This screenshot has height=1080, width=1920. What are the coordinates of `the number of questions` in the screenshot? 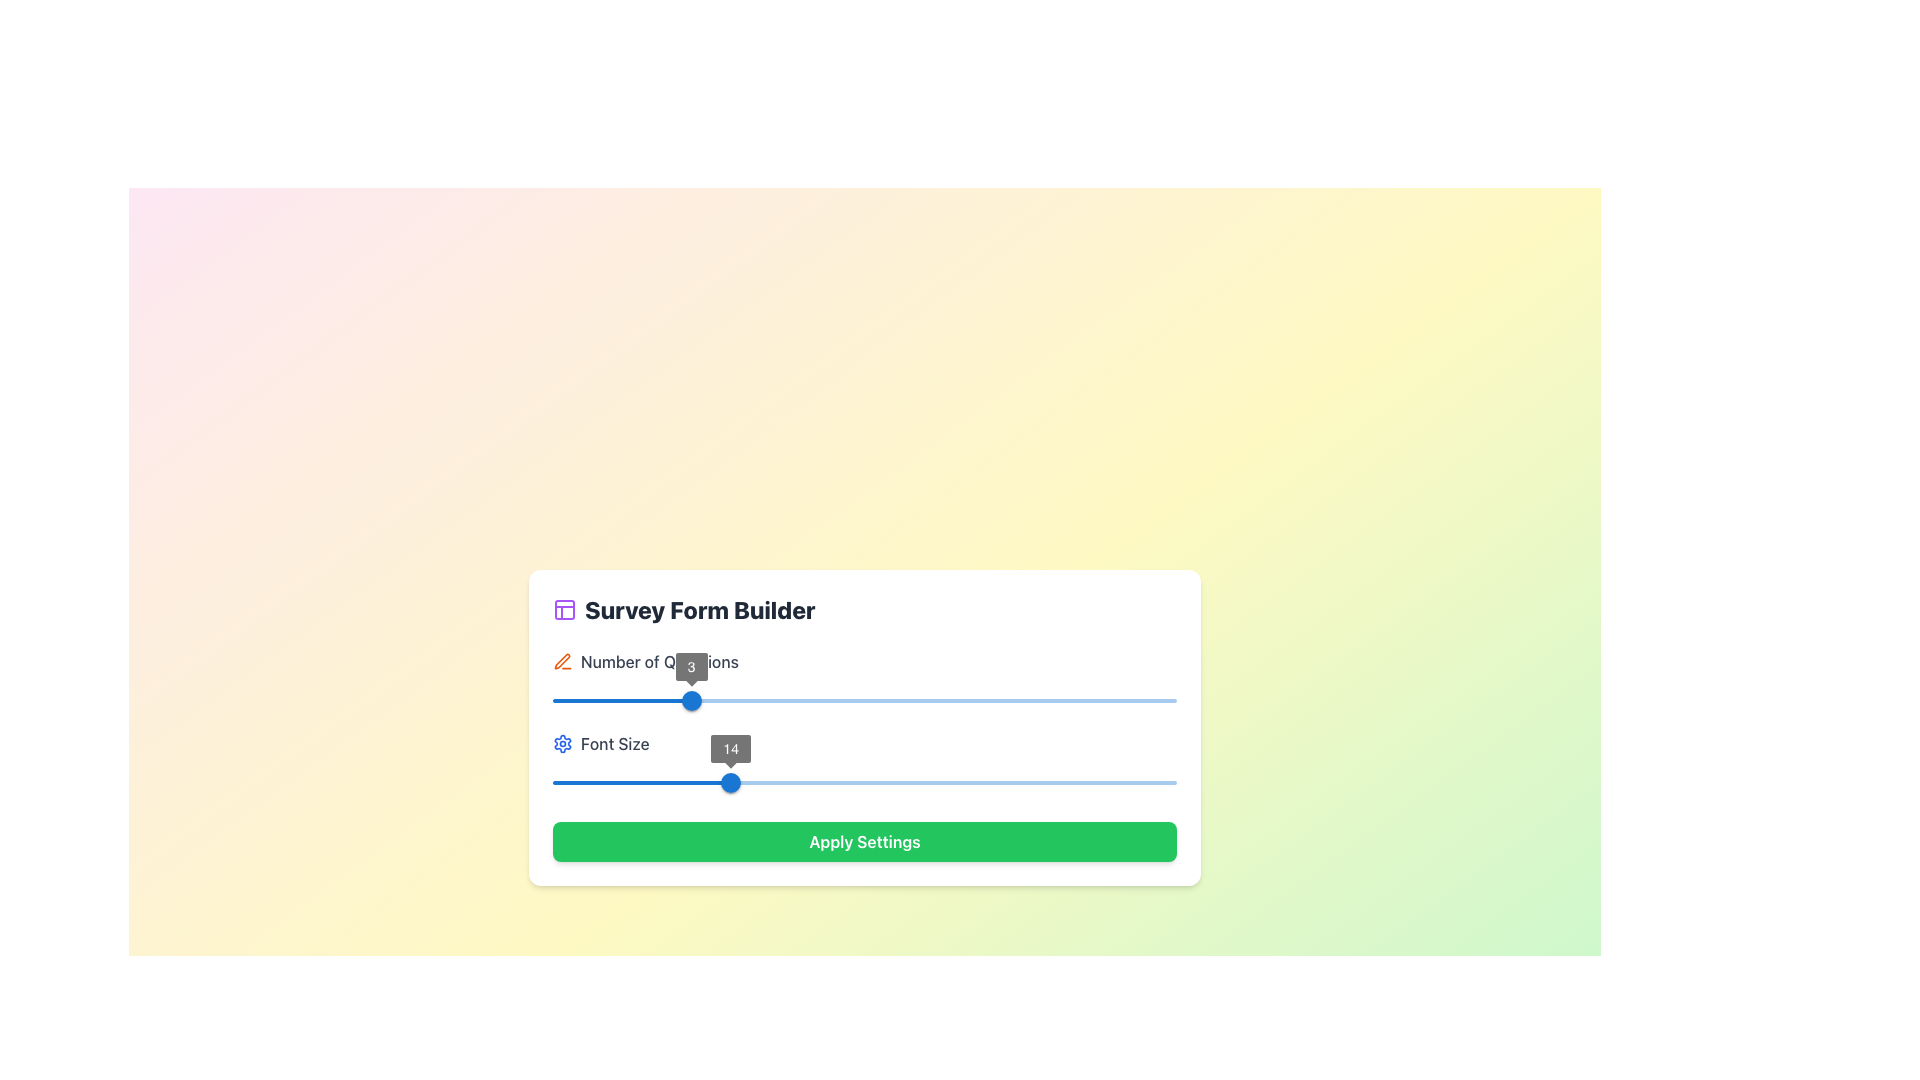 It's located at (666, 700).